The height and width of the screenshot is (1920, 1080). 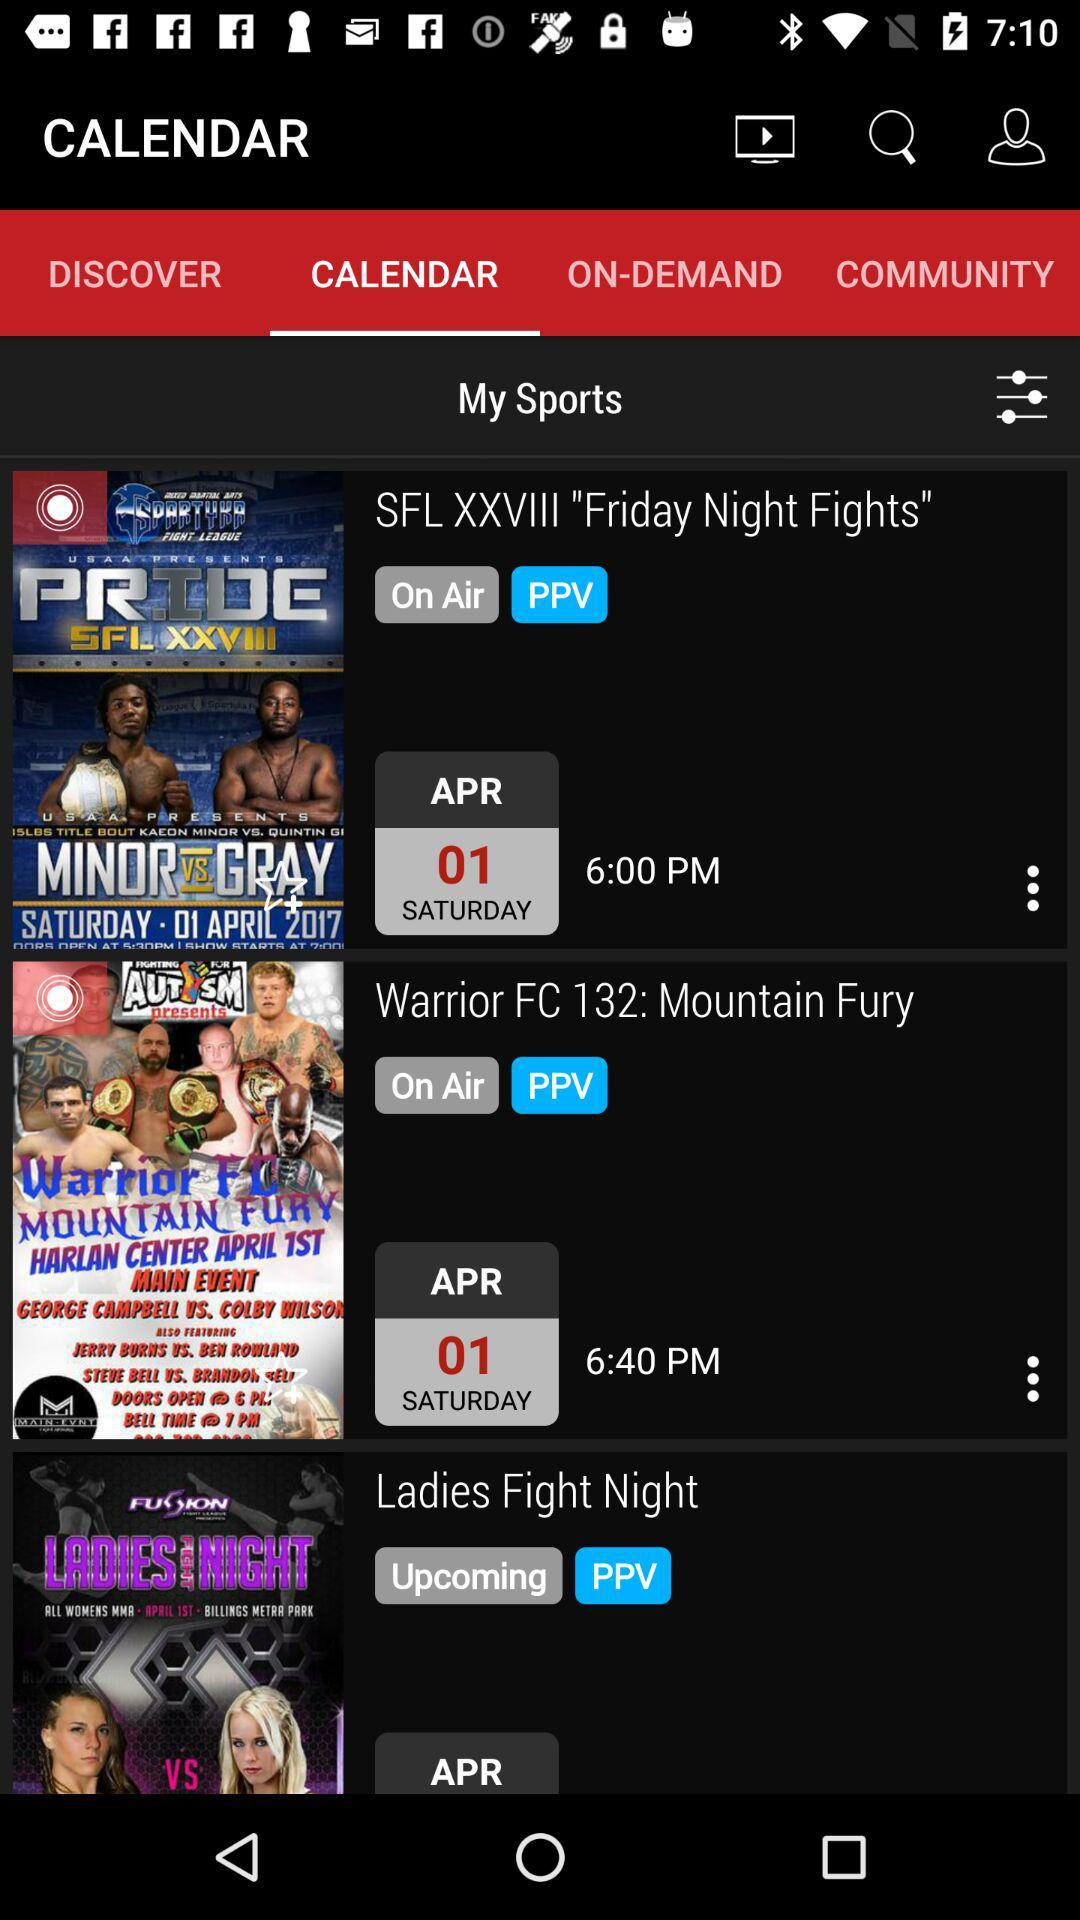 I want to click on open up side menu, so click(x=1033, y=1377).